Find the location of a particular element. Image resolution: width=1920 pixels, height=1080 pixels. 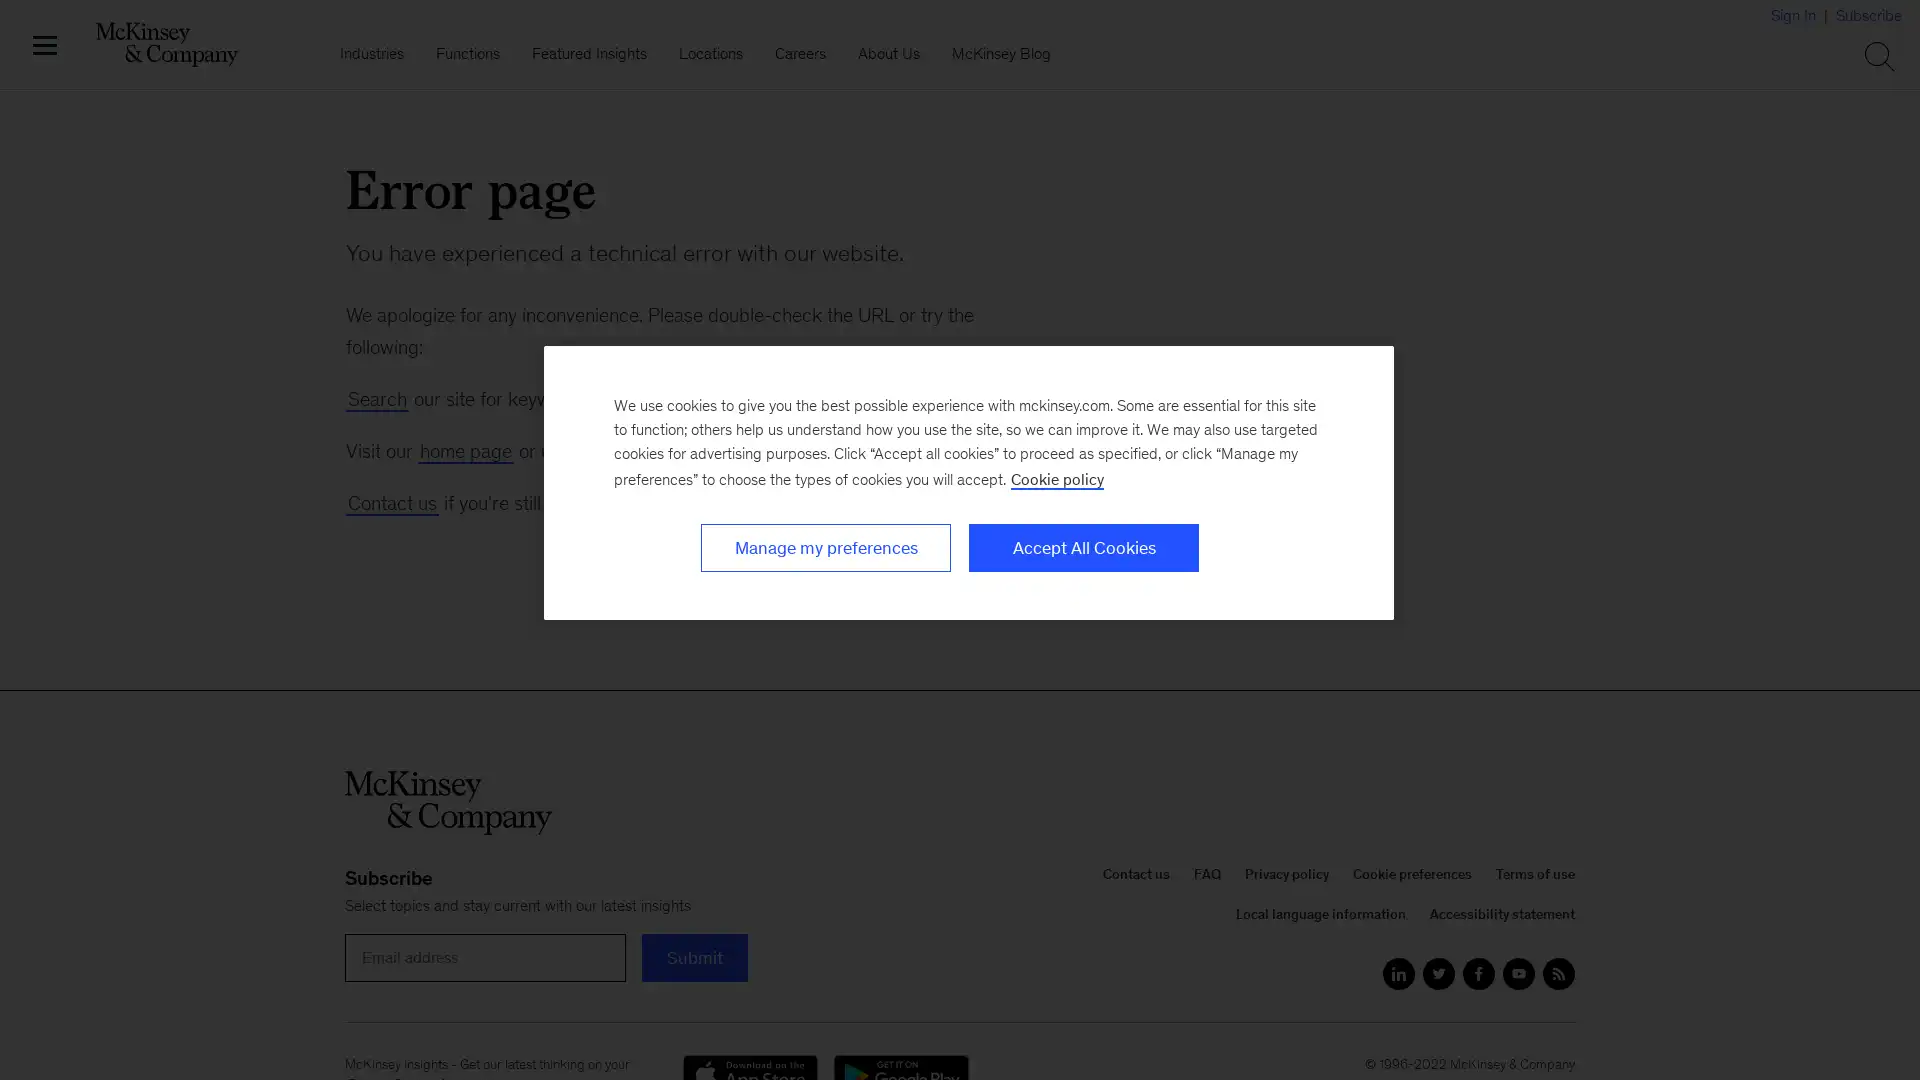

submit For email alerts is located at coordinates (694, 956).